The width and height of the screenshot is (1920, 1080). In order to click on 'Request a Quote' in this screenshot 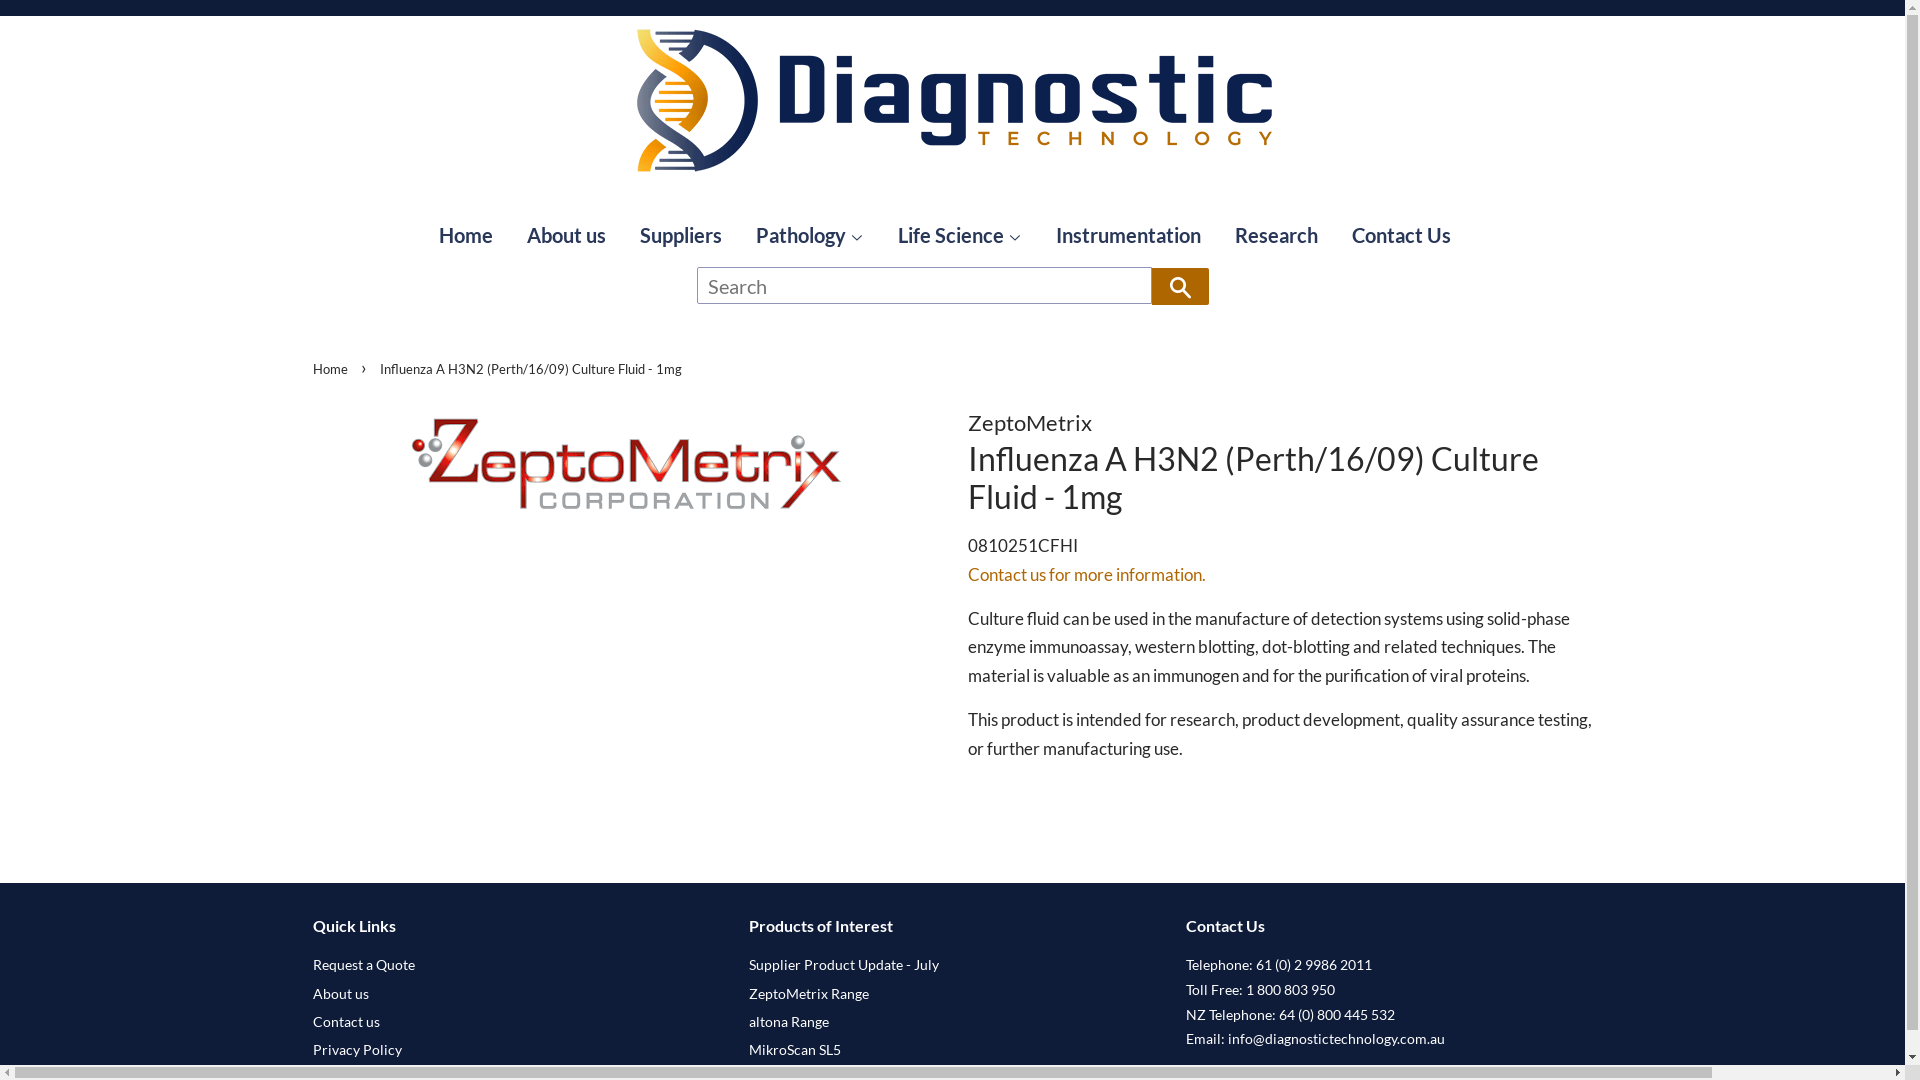, I will do `click(363, 963)`.